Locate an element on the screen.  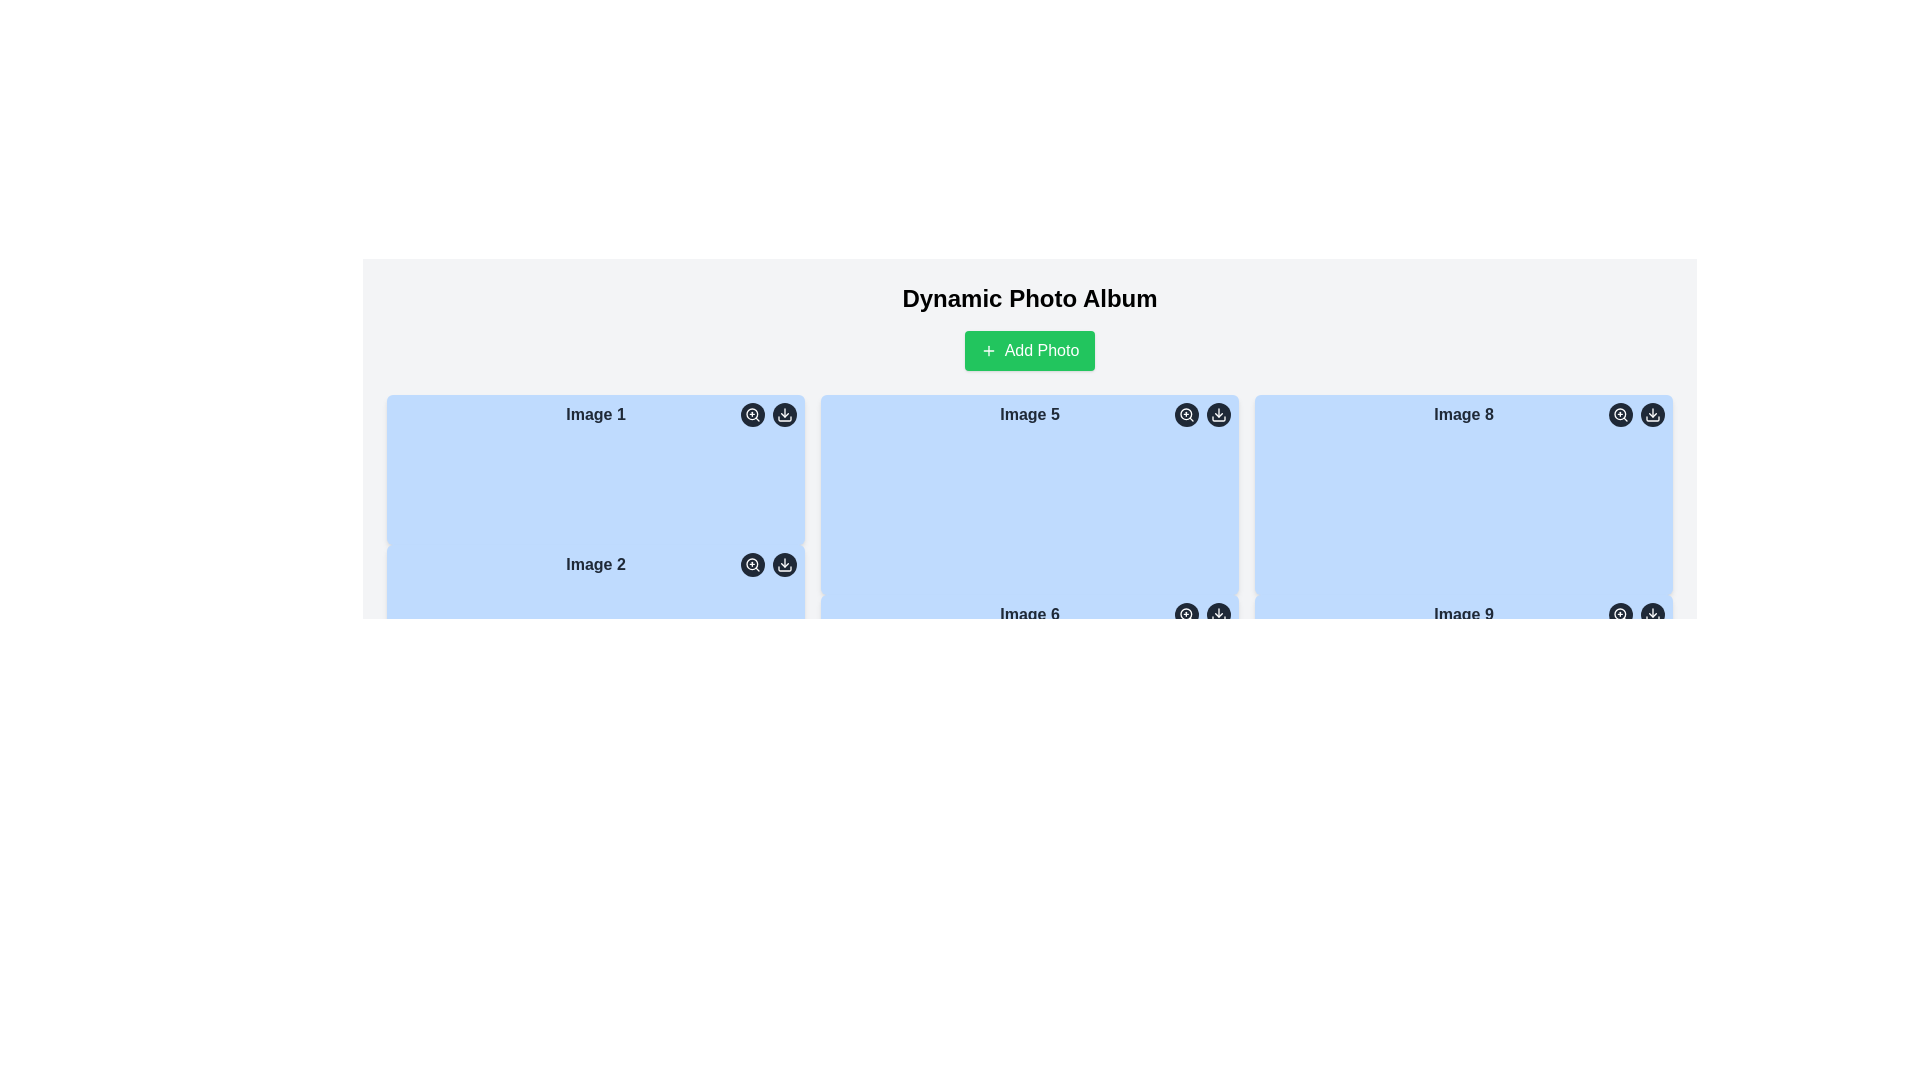
the downward-pointing arrow icon button located at the bottom-right corner of the tile representing 'Image 9' to initiate a download is located at coordinates (1652, 613).